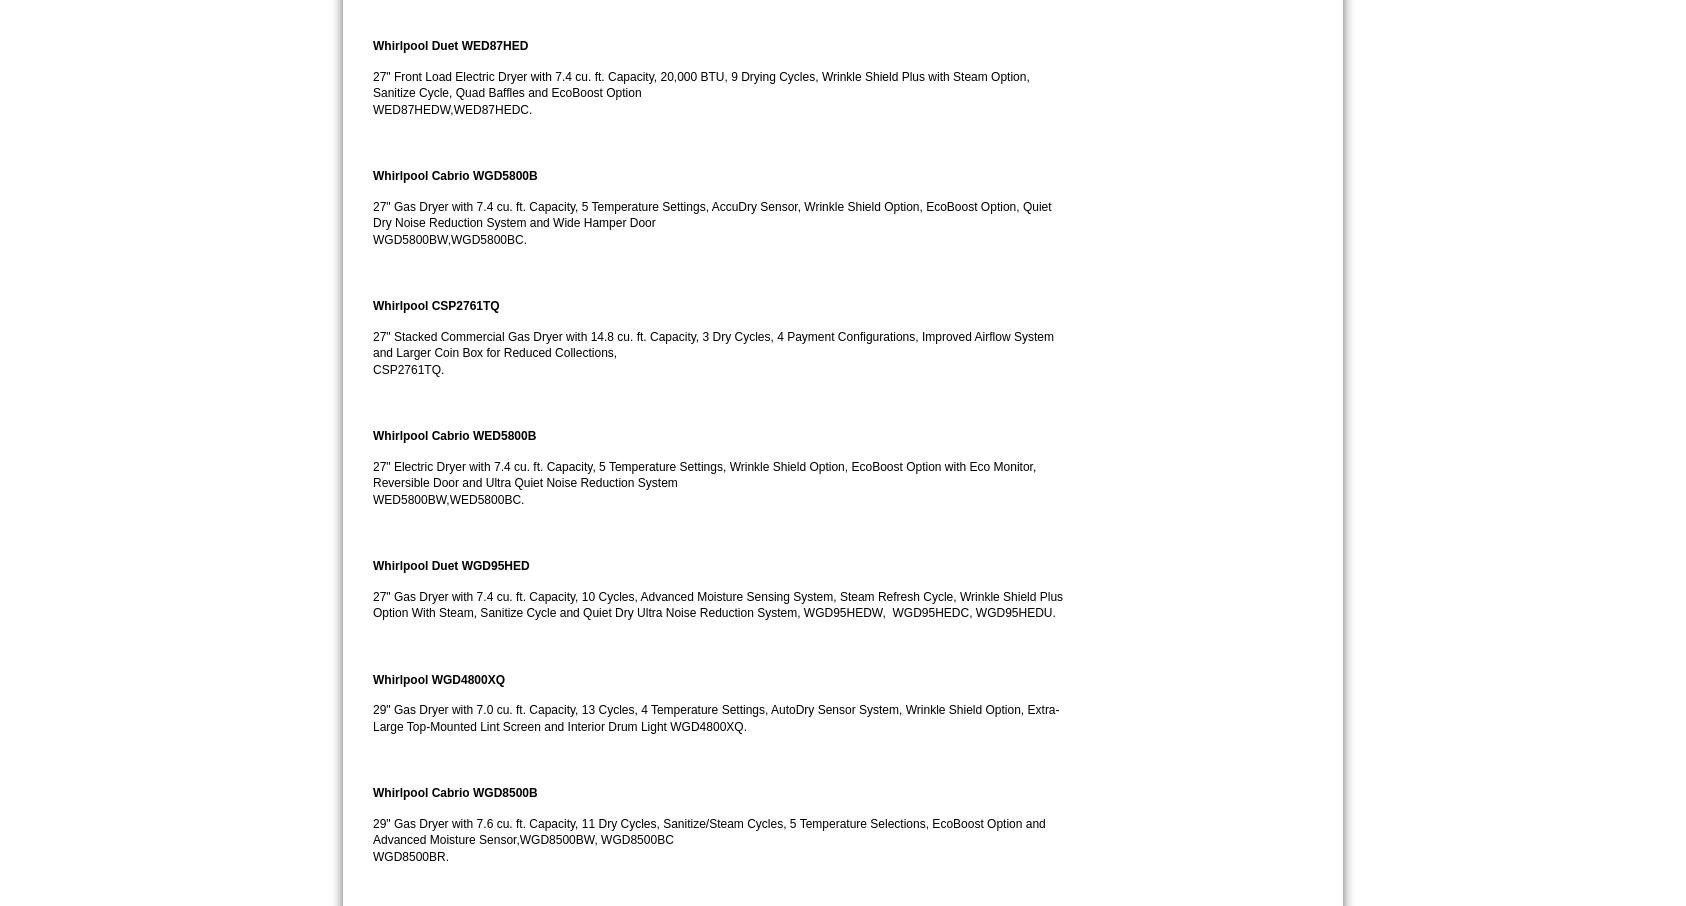 The width and height of the screenshot is (1686, 906). I want to click on 'Whirlpool CSP2761TQ', so click(371, 304).